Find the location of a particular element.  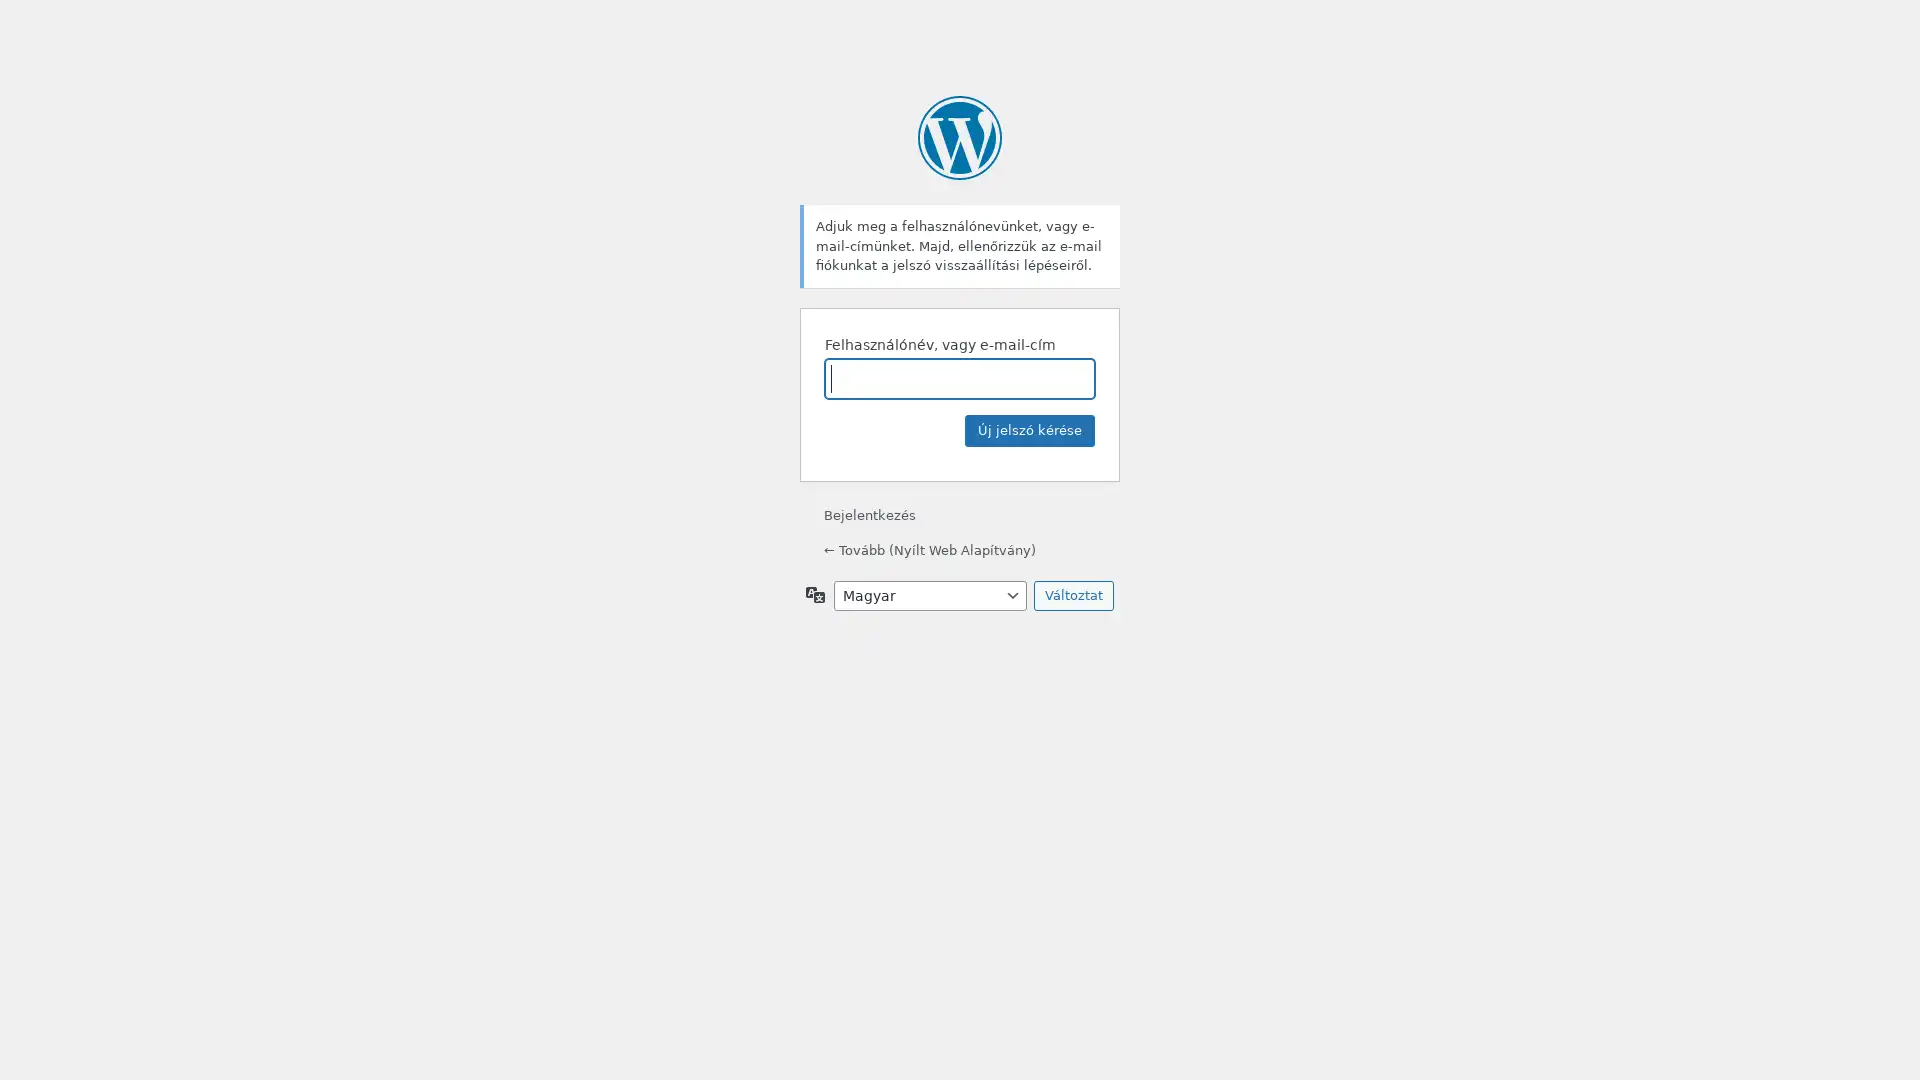

Uj jelszo kerese is located at coordinates (1030, 428).